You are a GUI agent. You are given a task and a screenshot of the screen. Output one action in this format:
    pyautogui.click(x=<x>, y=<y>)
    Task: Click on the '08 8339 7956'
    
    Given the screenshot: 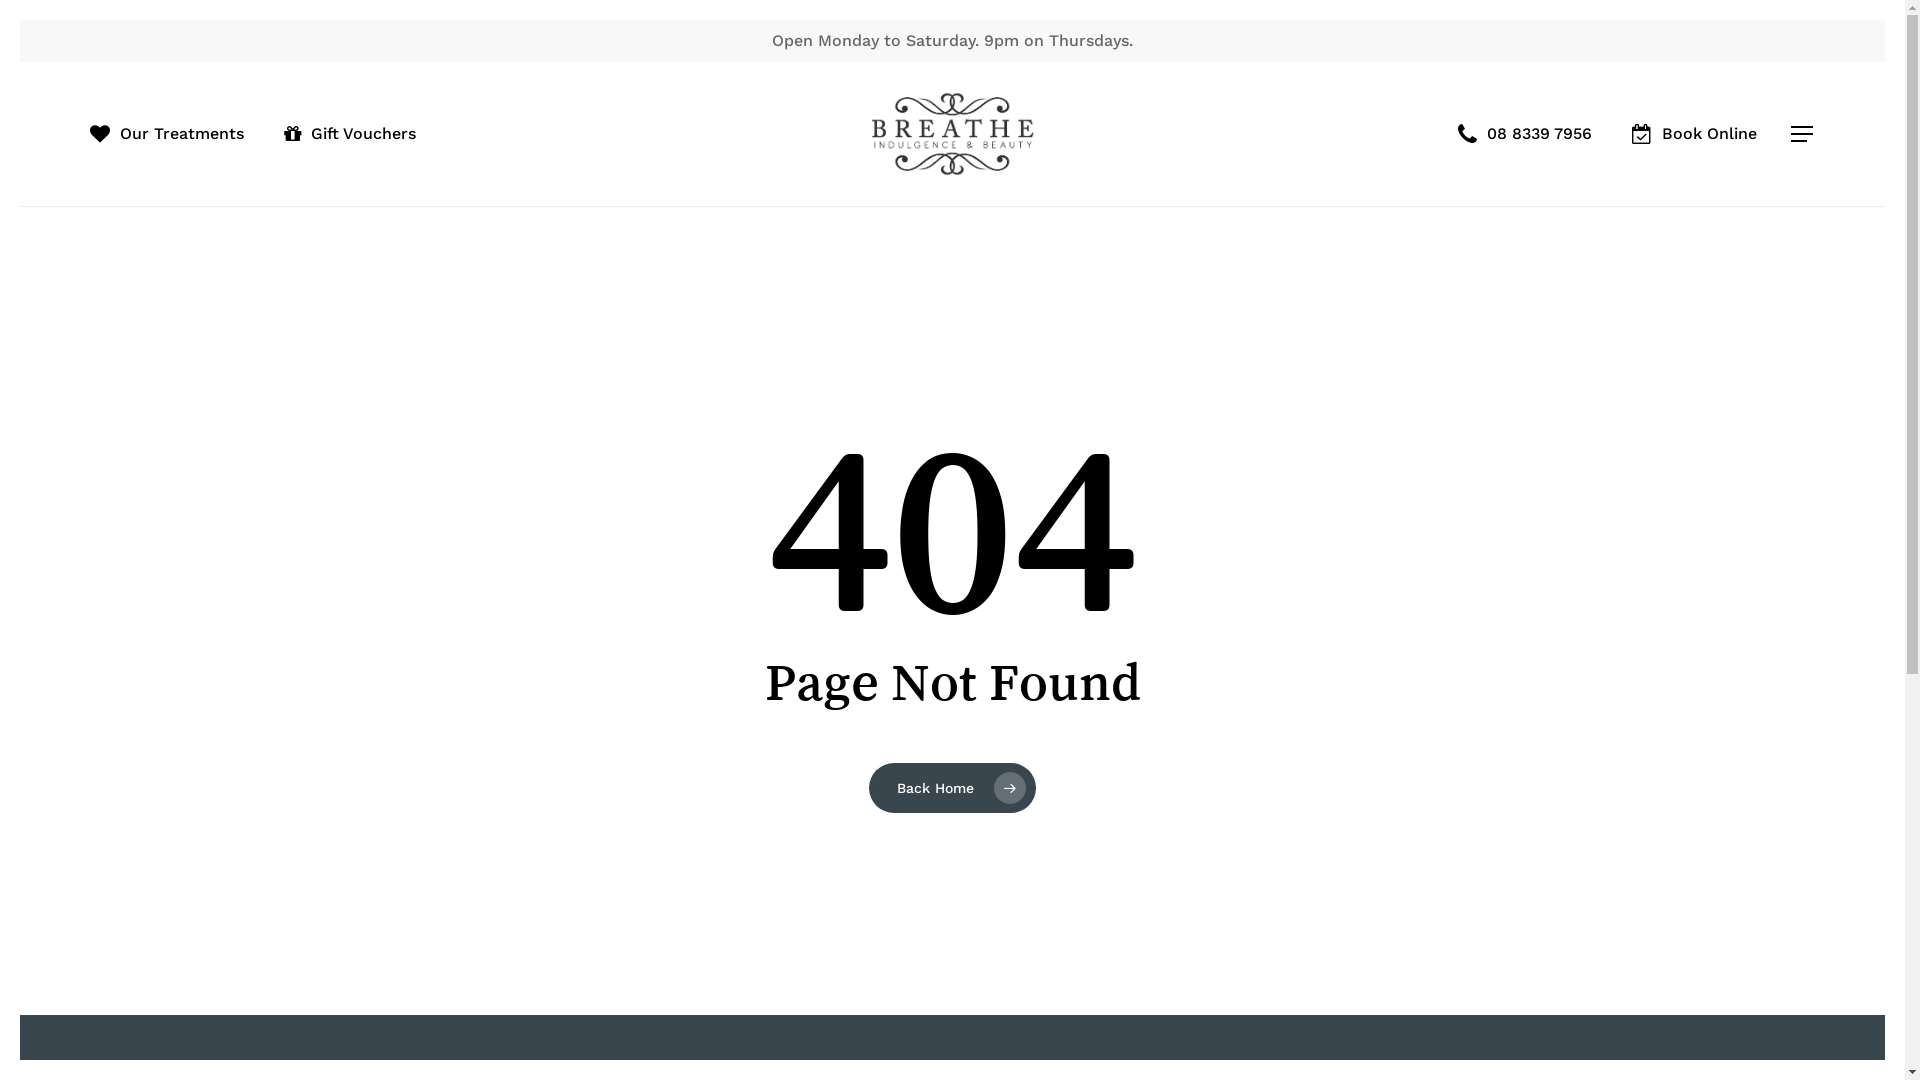 What is the action you would take?
    pyautogui.click(x=1524, y=134)
    